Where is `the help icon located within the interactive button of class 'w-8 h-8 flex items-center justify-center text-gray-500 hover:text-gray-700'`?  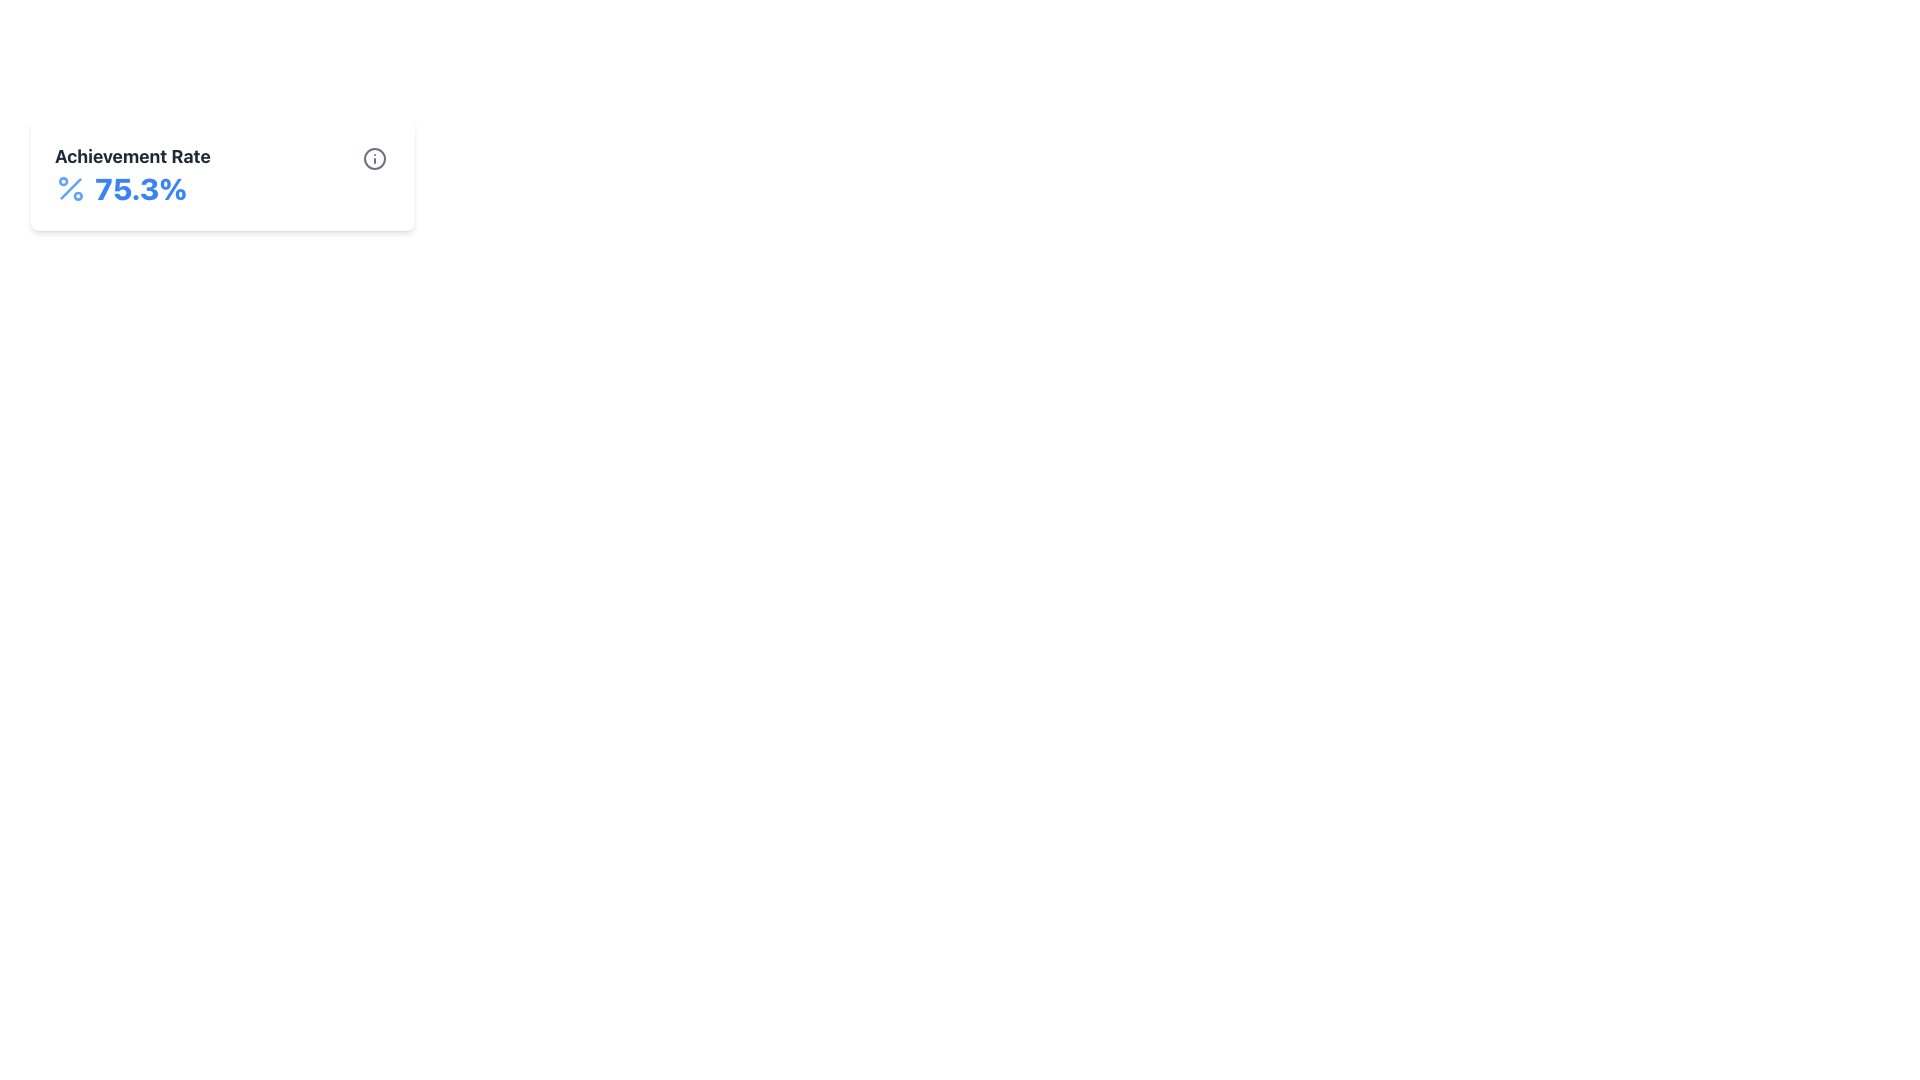
the help icon located within the interactive button of class 'w-8 h-8 flex items-center justify-center text-gray-500 hover:text-gray-700' is located at coordinates (374, 157).